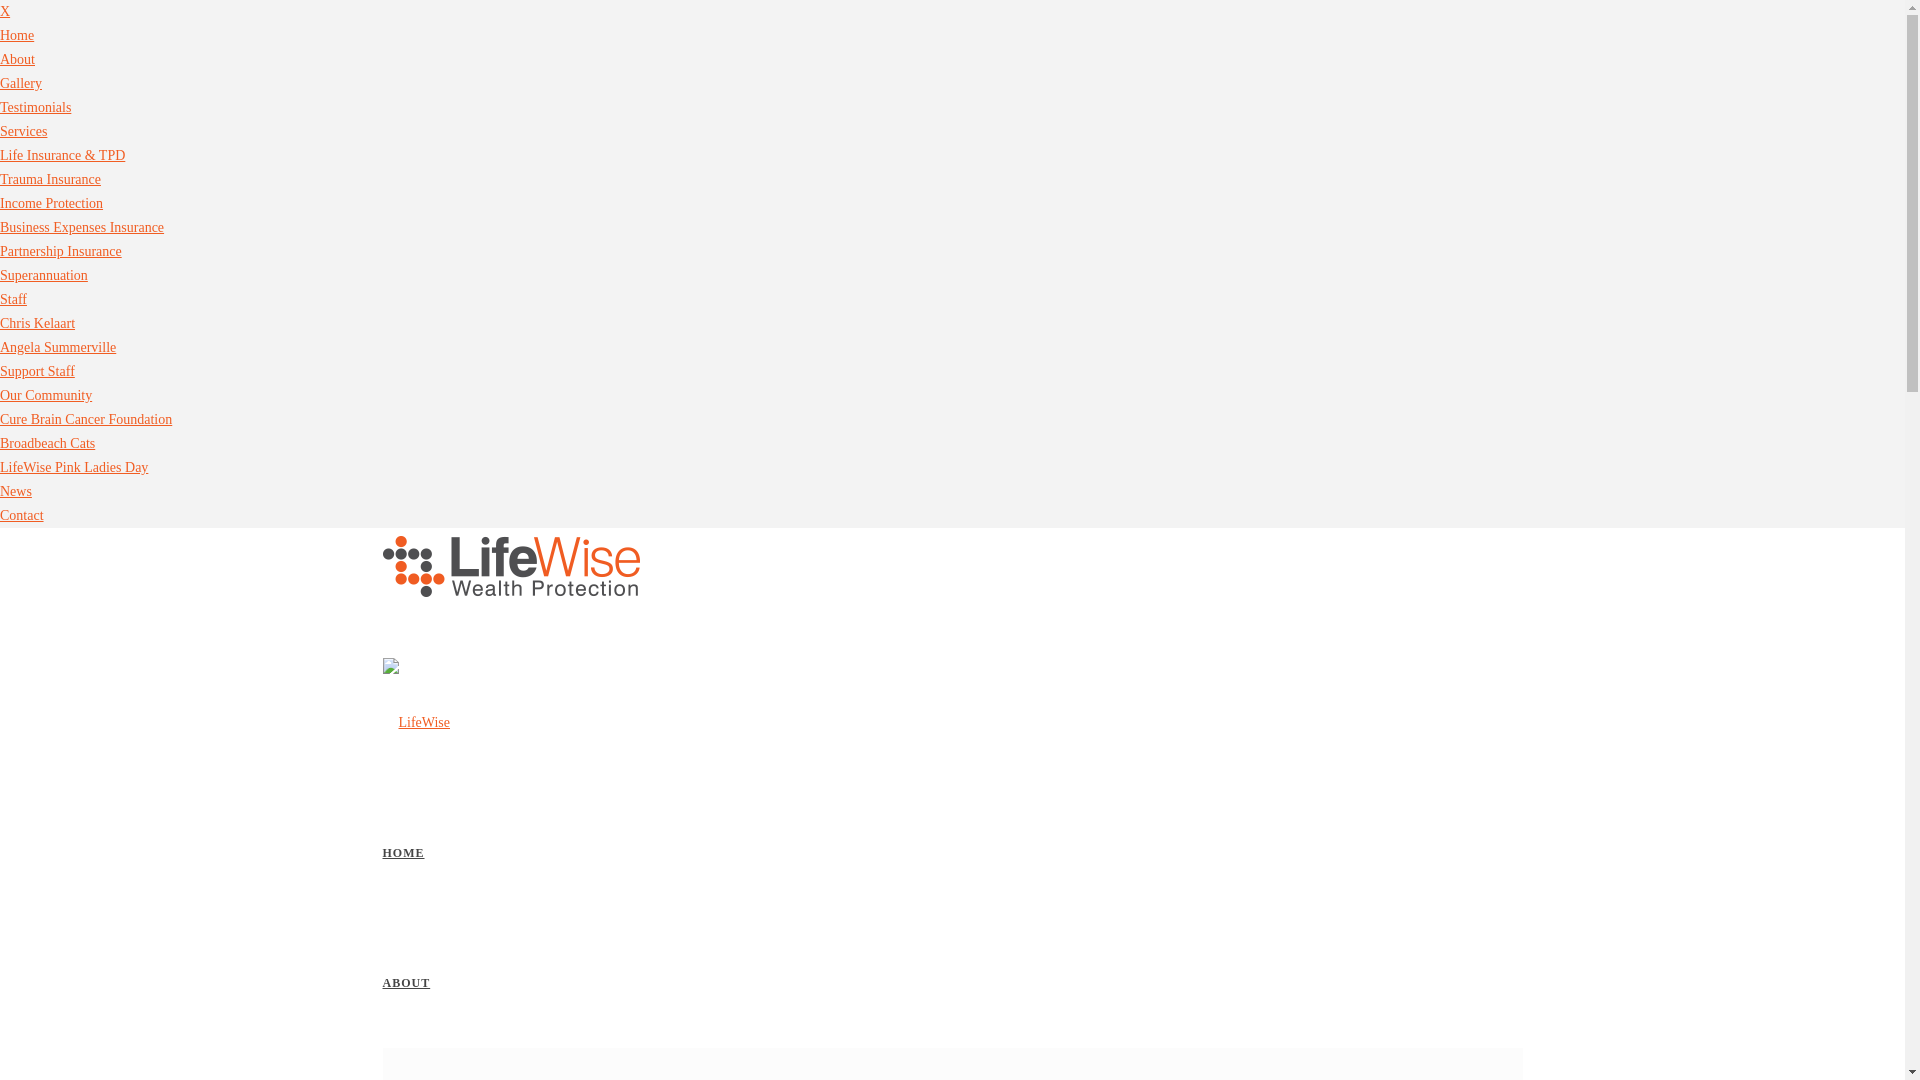 The width and height of the screenshot is (1920, 1080). Describe the element at coordinates (0, 395) in the screenshot. I see `'Our Community'` at that location.